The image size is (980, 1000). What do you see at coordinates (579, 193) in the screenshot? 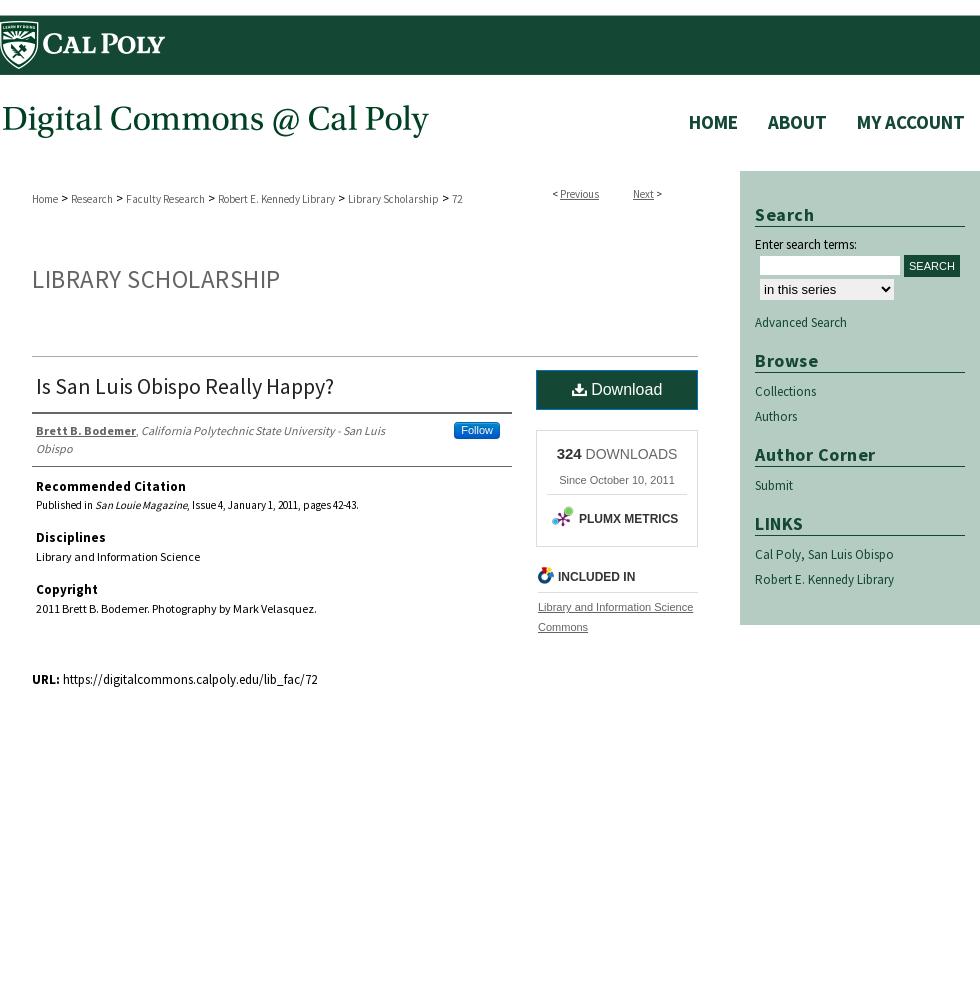
I see `'Previous'` at bounding box center [579, 193].